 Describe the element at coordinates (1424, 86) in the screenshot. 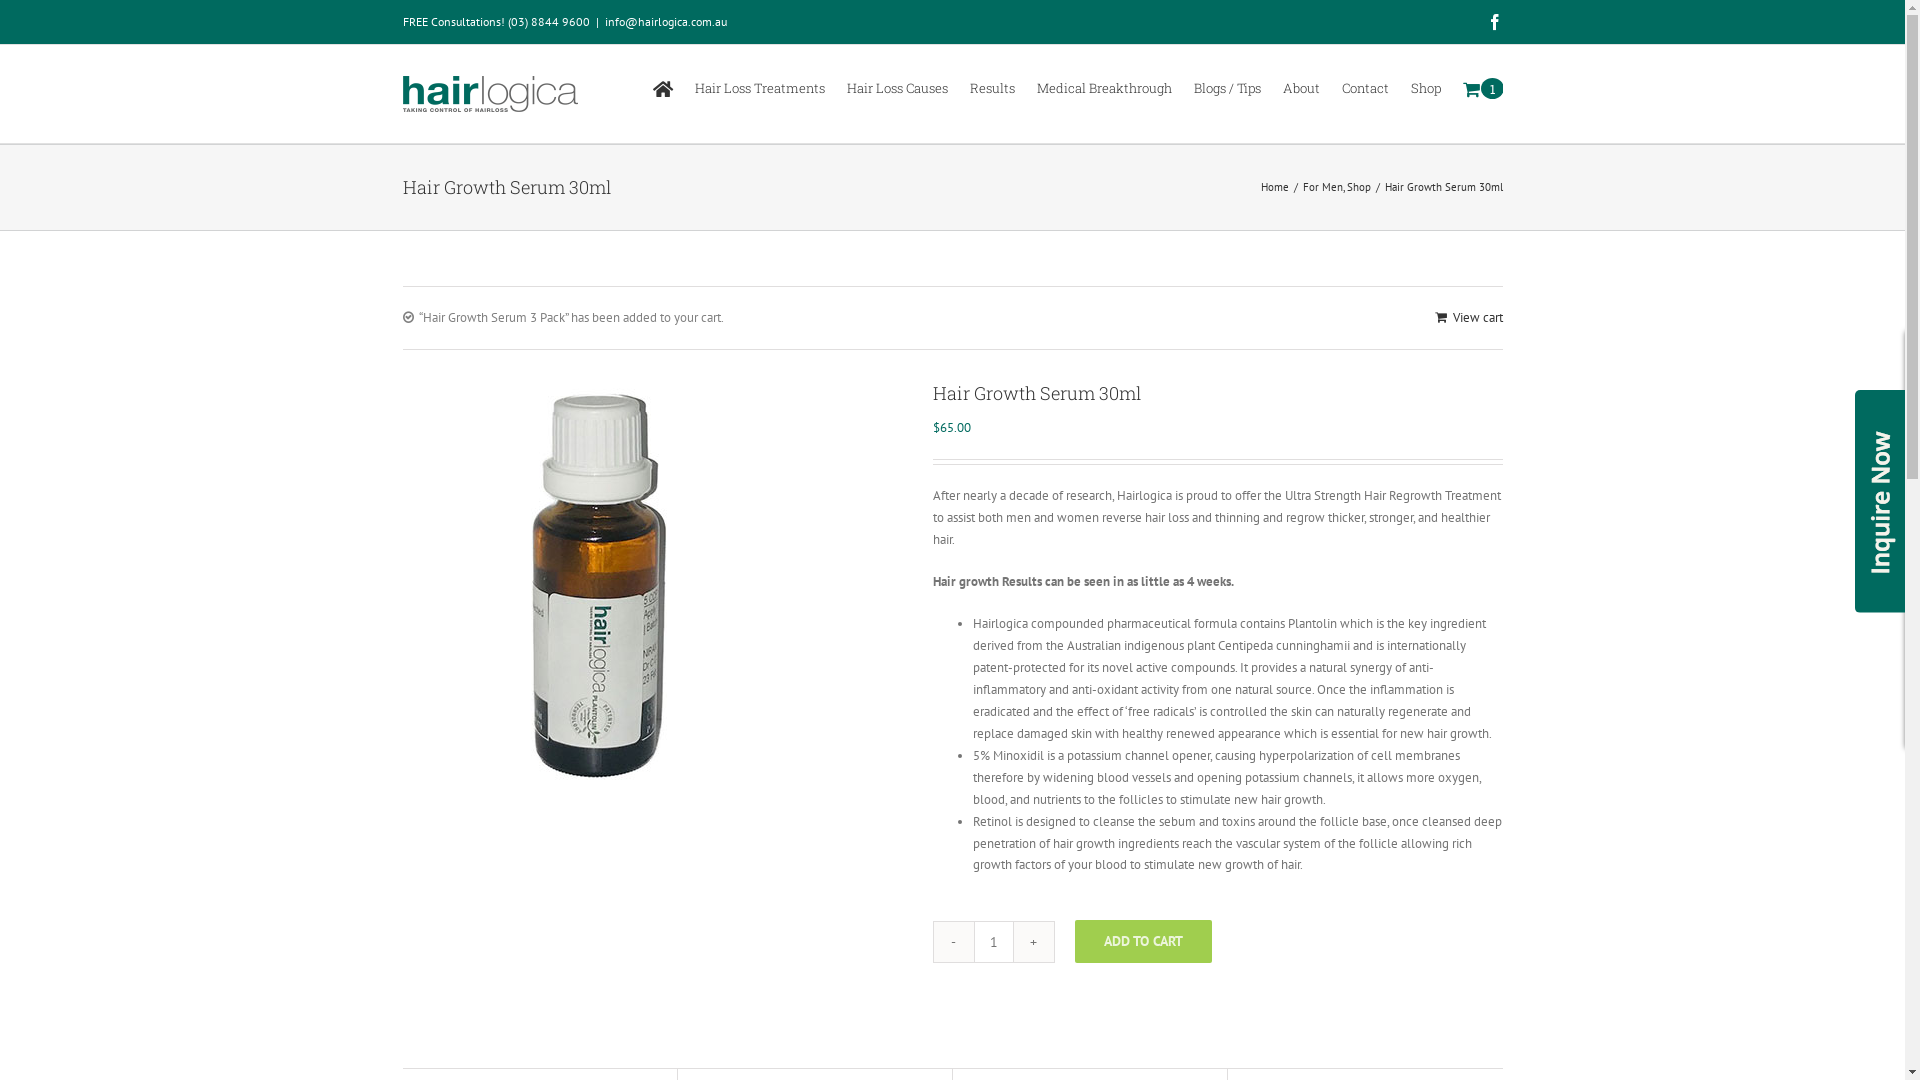

I see `'Shop'` at that location.